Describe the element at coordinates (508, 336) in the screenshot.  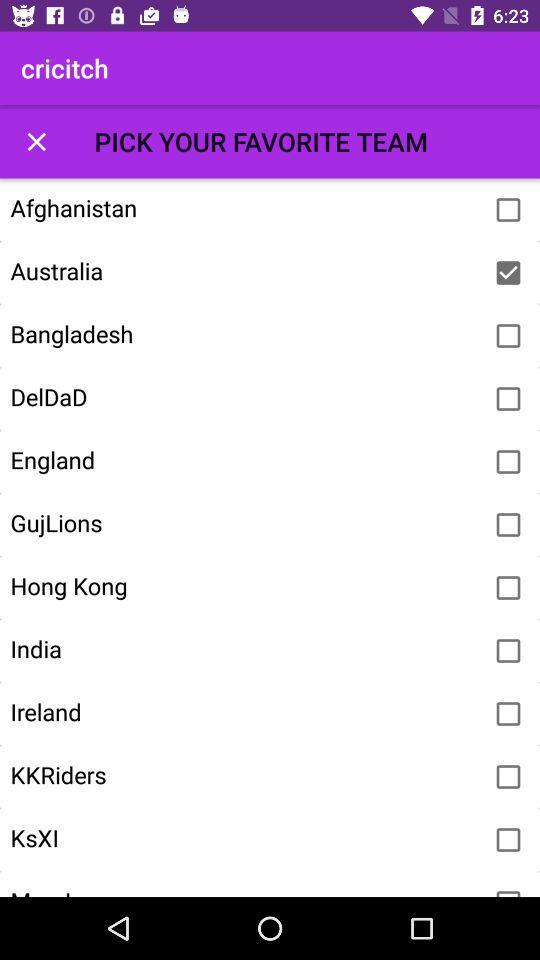
I see `option bangladesh` at that location.